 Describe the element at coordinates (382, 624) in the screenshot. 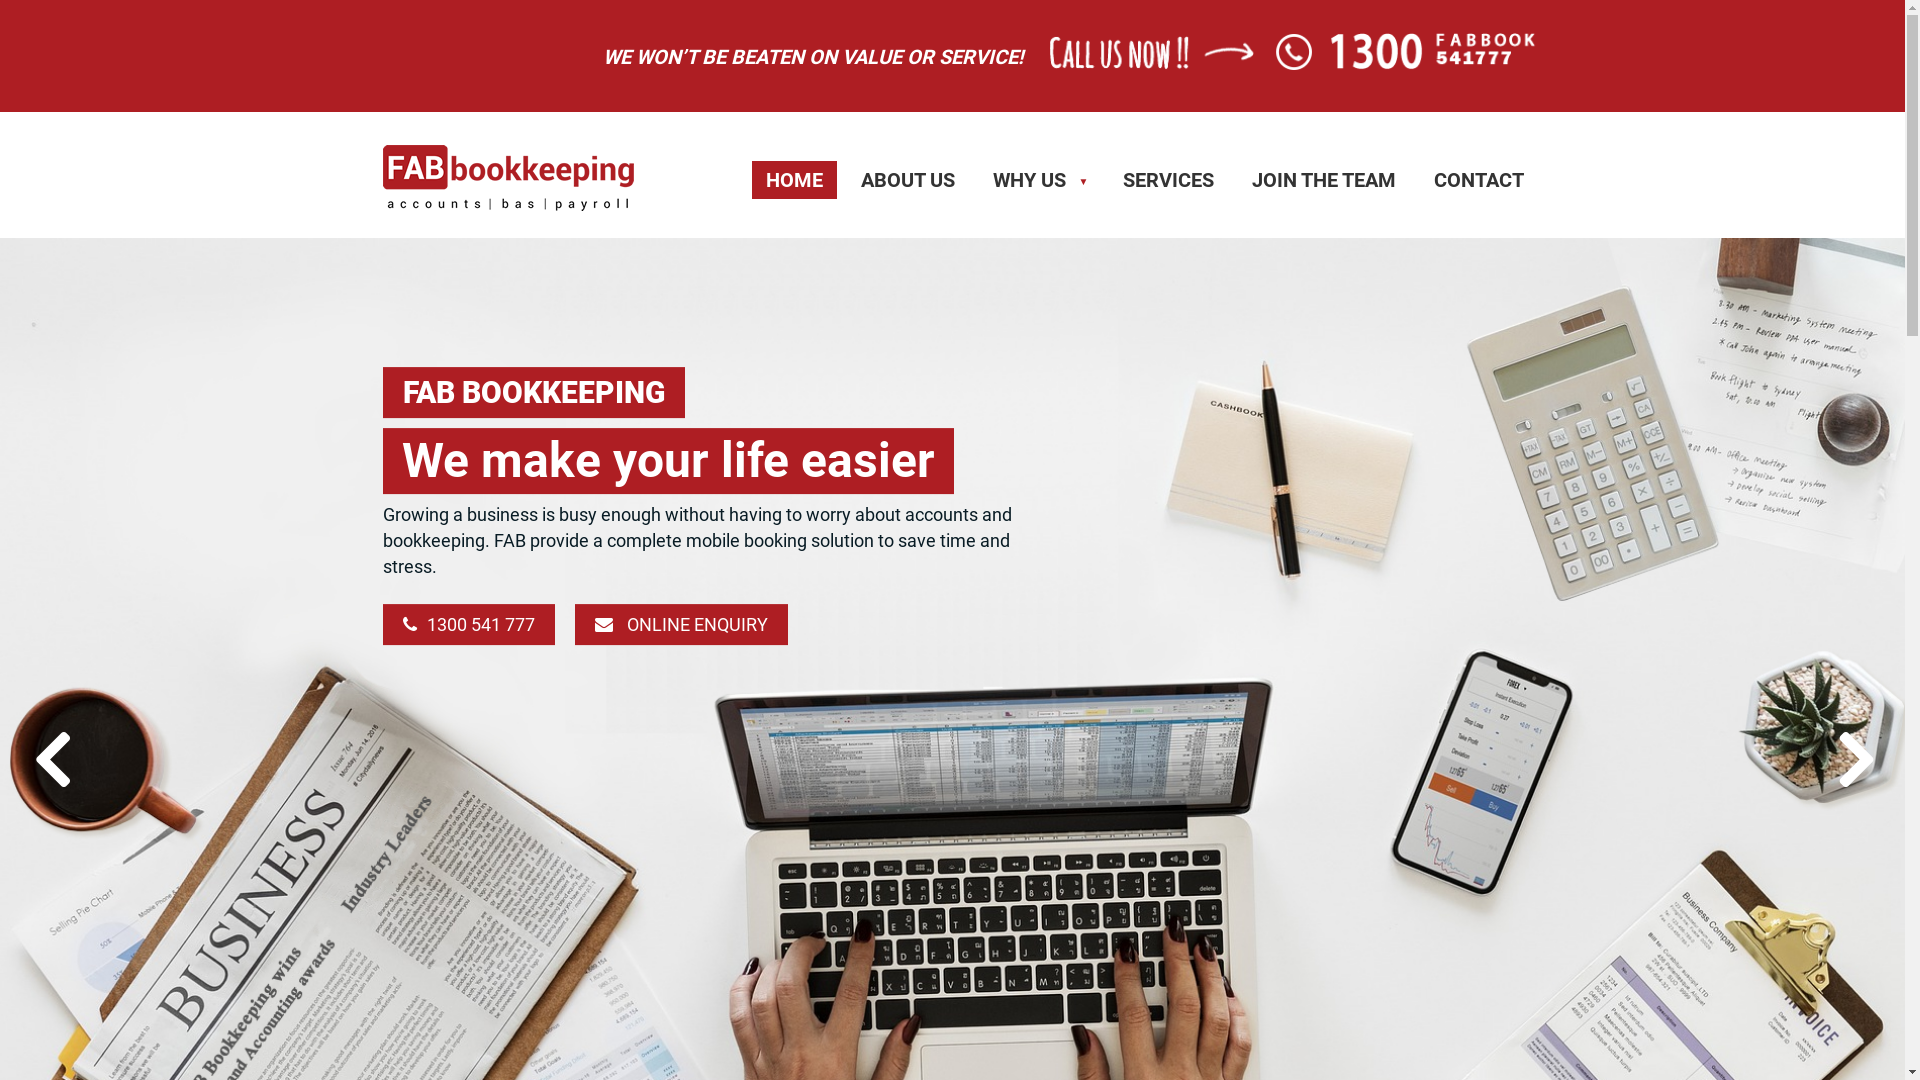

I see `'1300 541 777'` at that location.